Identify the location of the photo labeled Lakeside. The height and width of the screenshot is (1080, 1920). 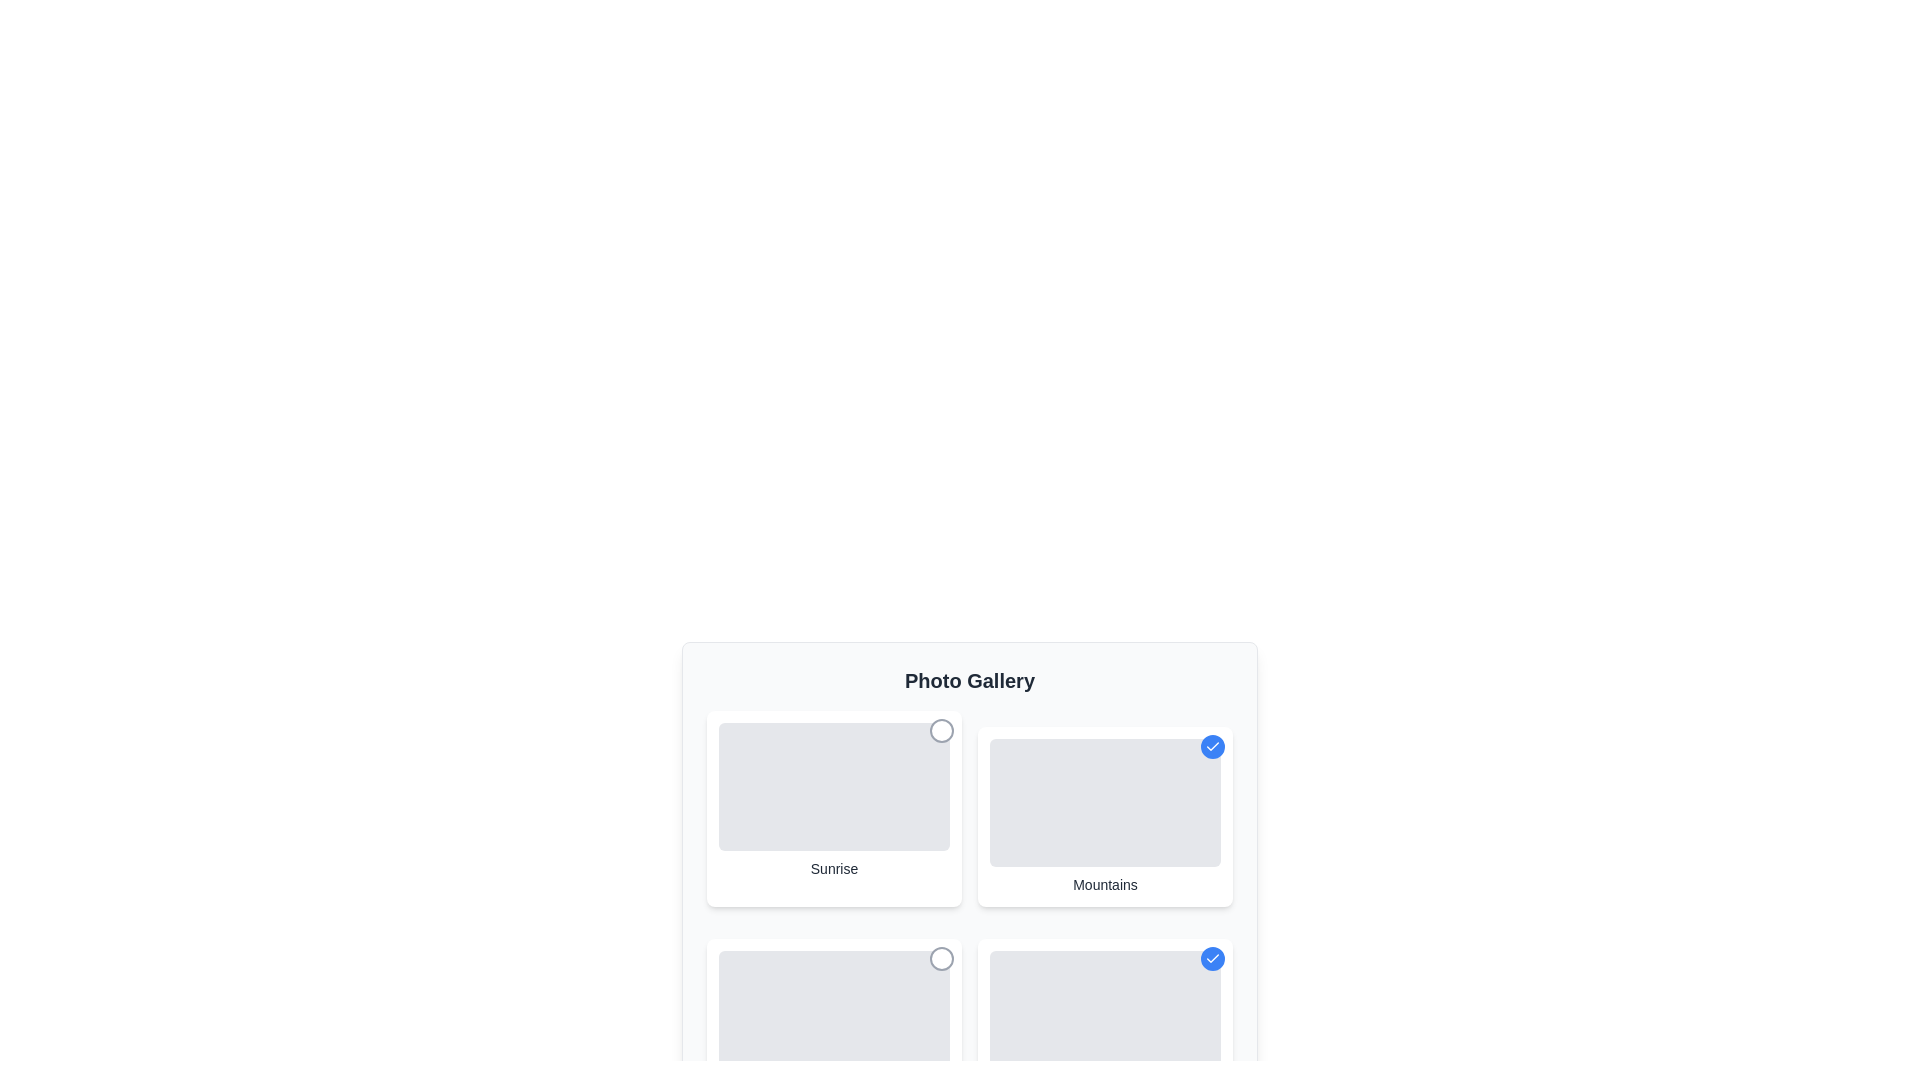
(1212, 958).